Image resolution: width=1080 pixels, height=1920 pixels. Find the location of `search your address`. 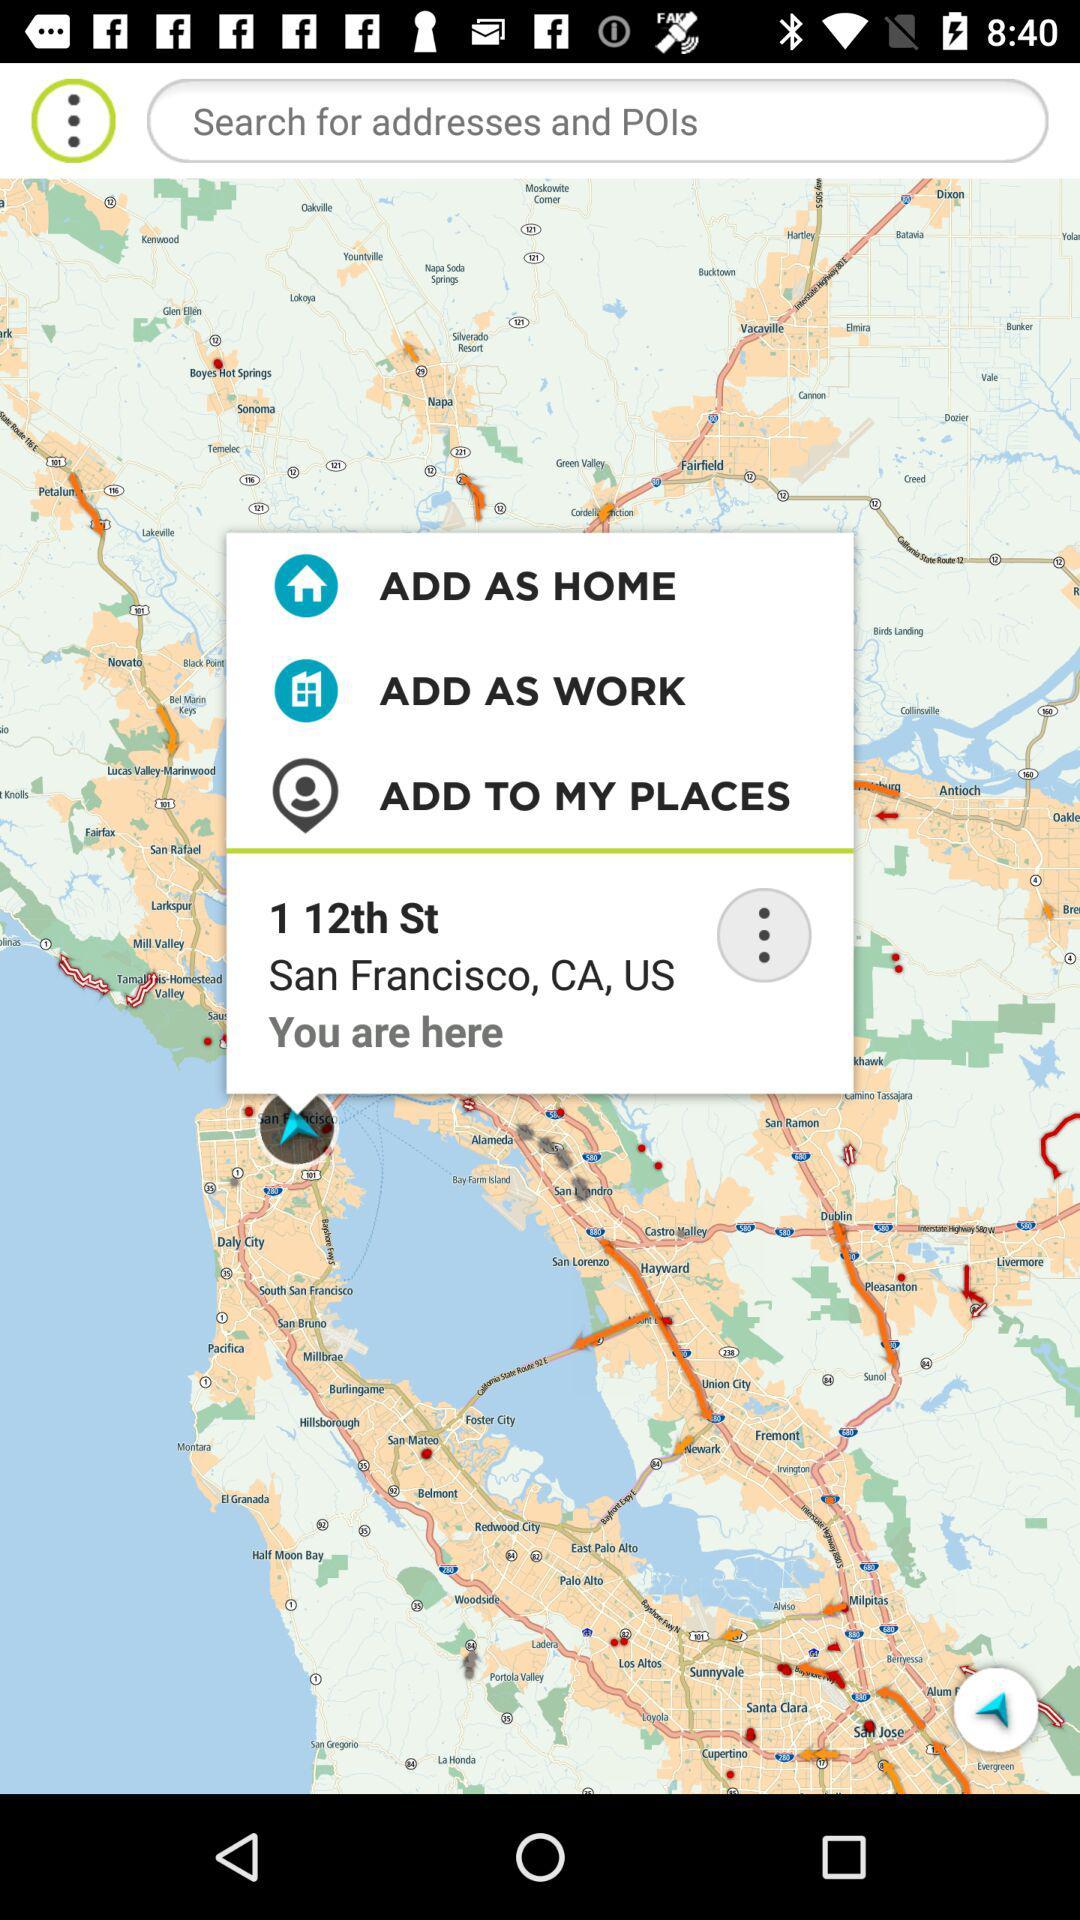

search your address is located at coordinates (596, 119).